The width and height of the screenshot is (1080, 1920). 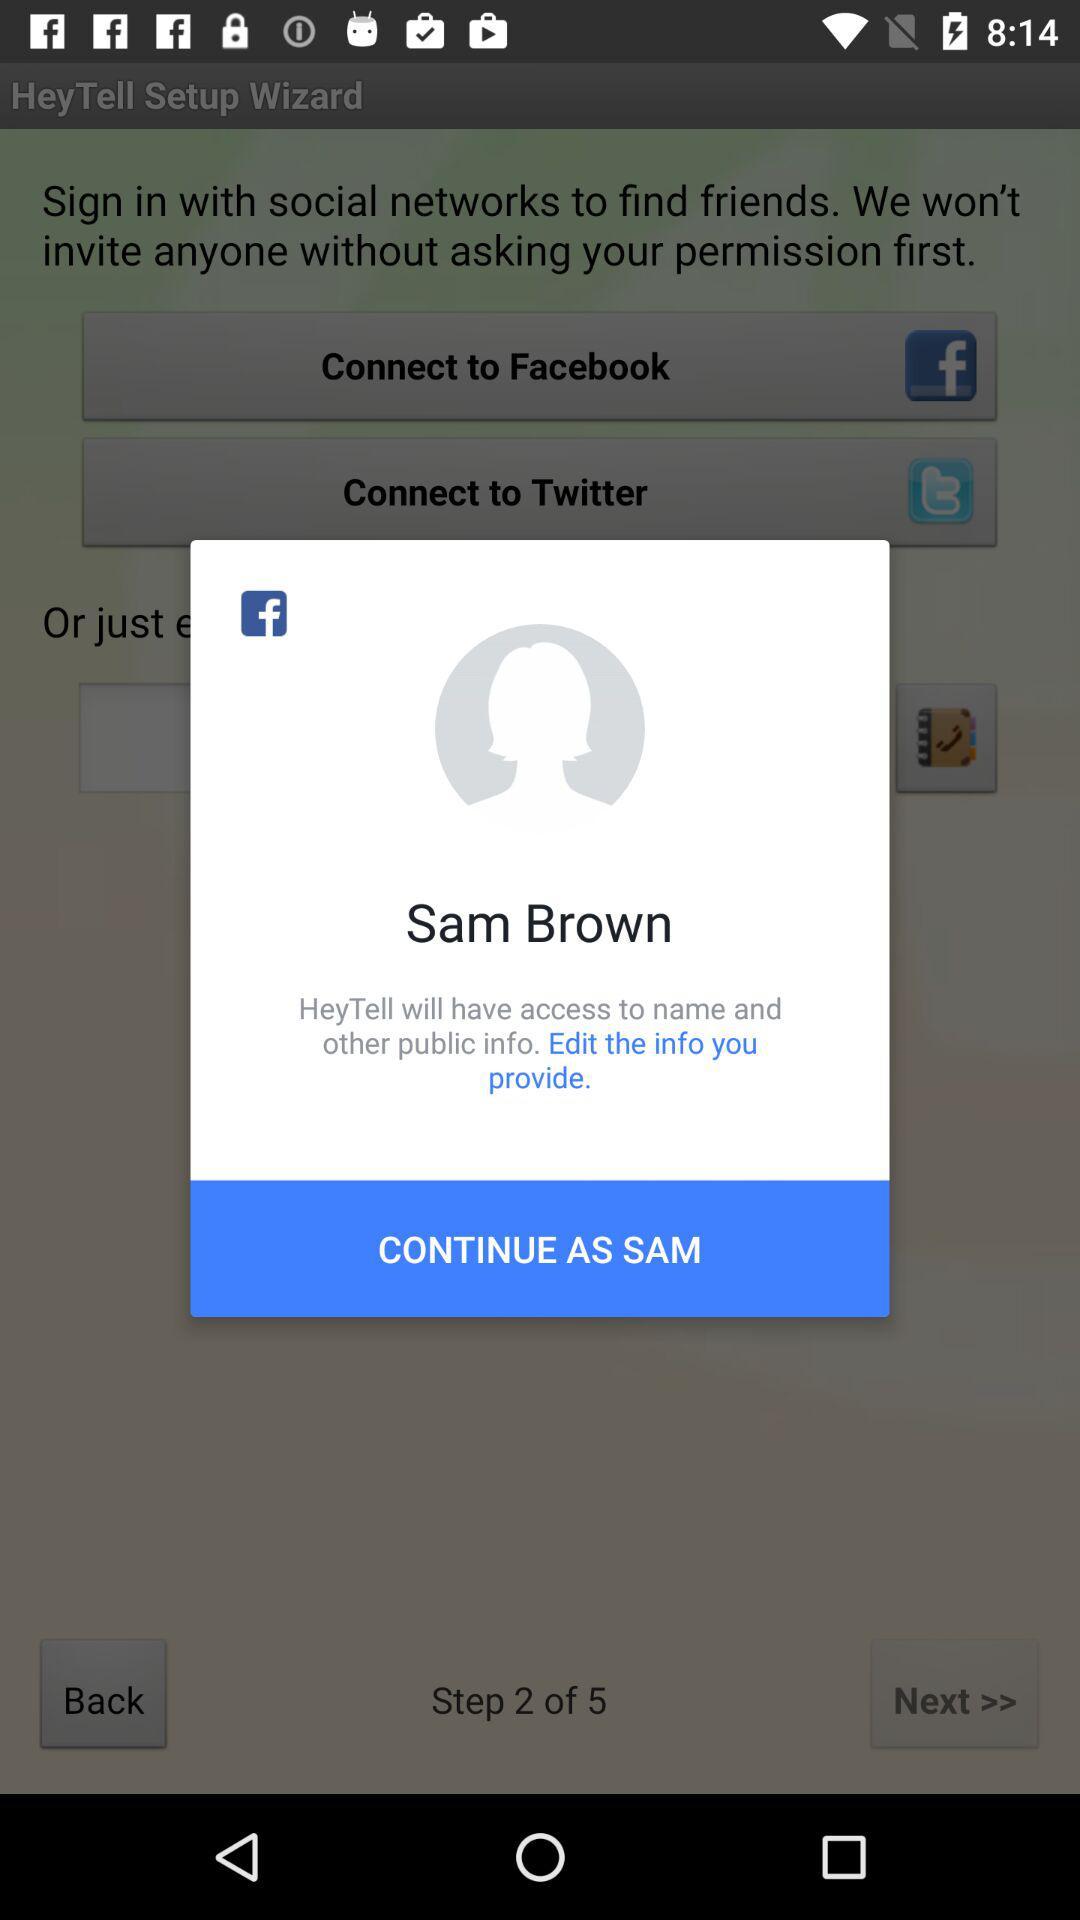 I want to click on the icon below heytell will have, so click(x=540, y=1247).